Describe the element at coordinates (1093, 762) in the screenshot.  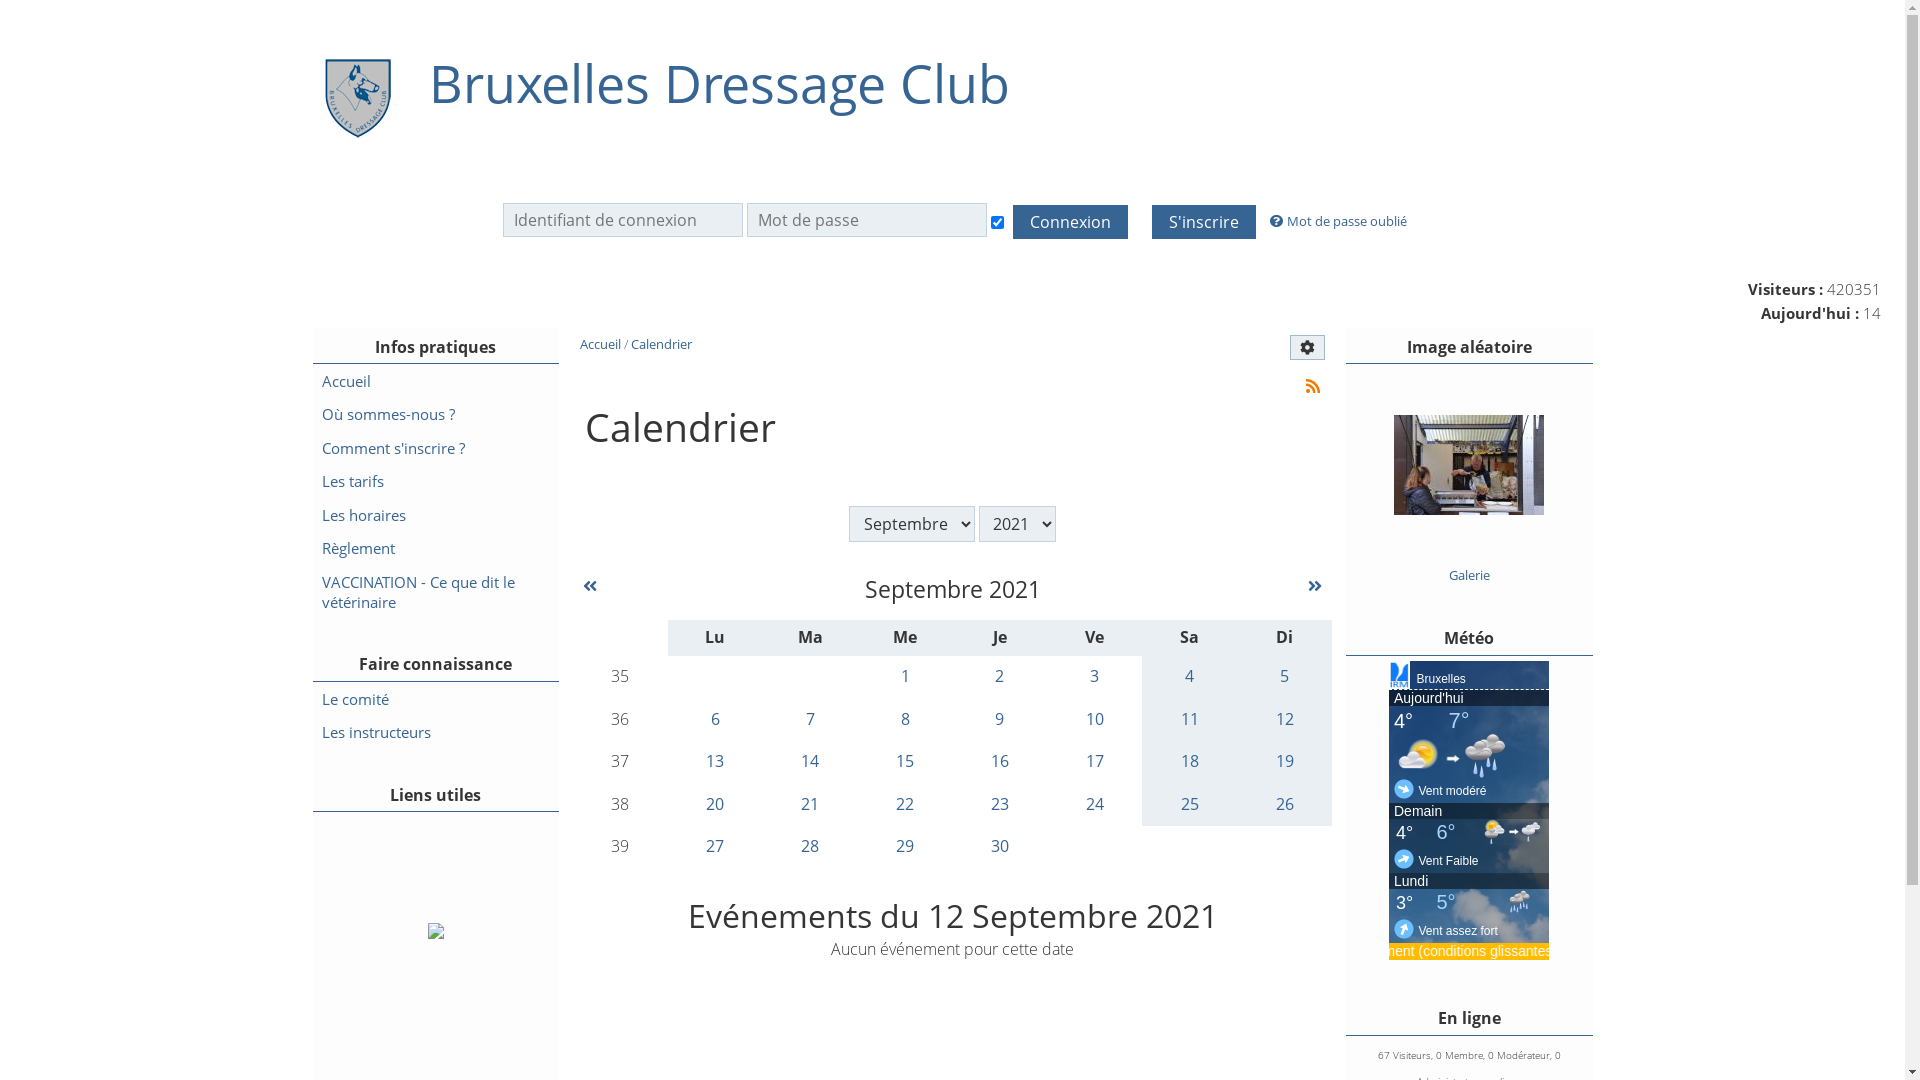
I see `'17'` at that location.